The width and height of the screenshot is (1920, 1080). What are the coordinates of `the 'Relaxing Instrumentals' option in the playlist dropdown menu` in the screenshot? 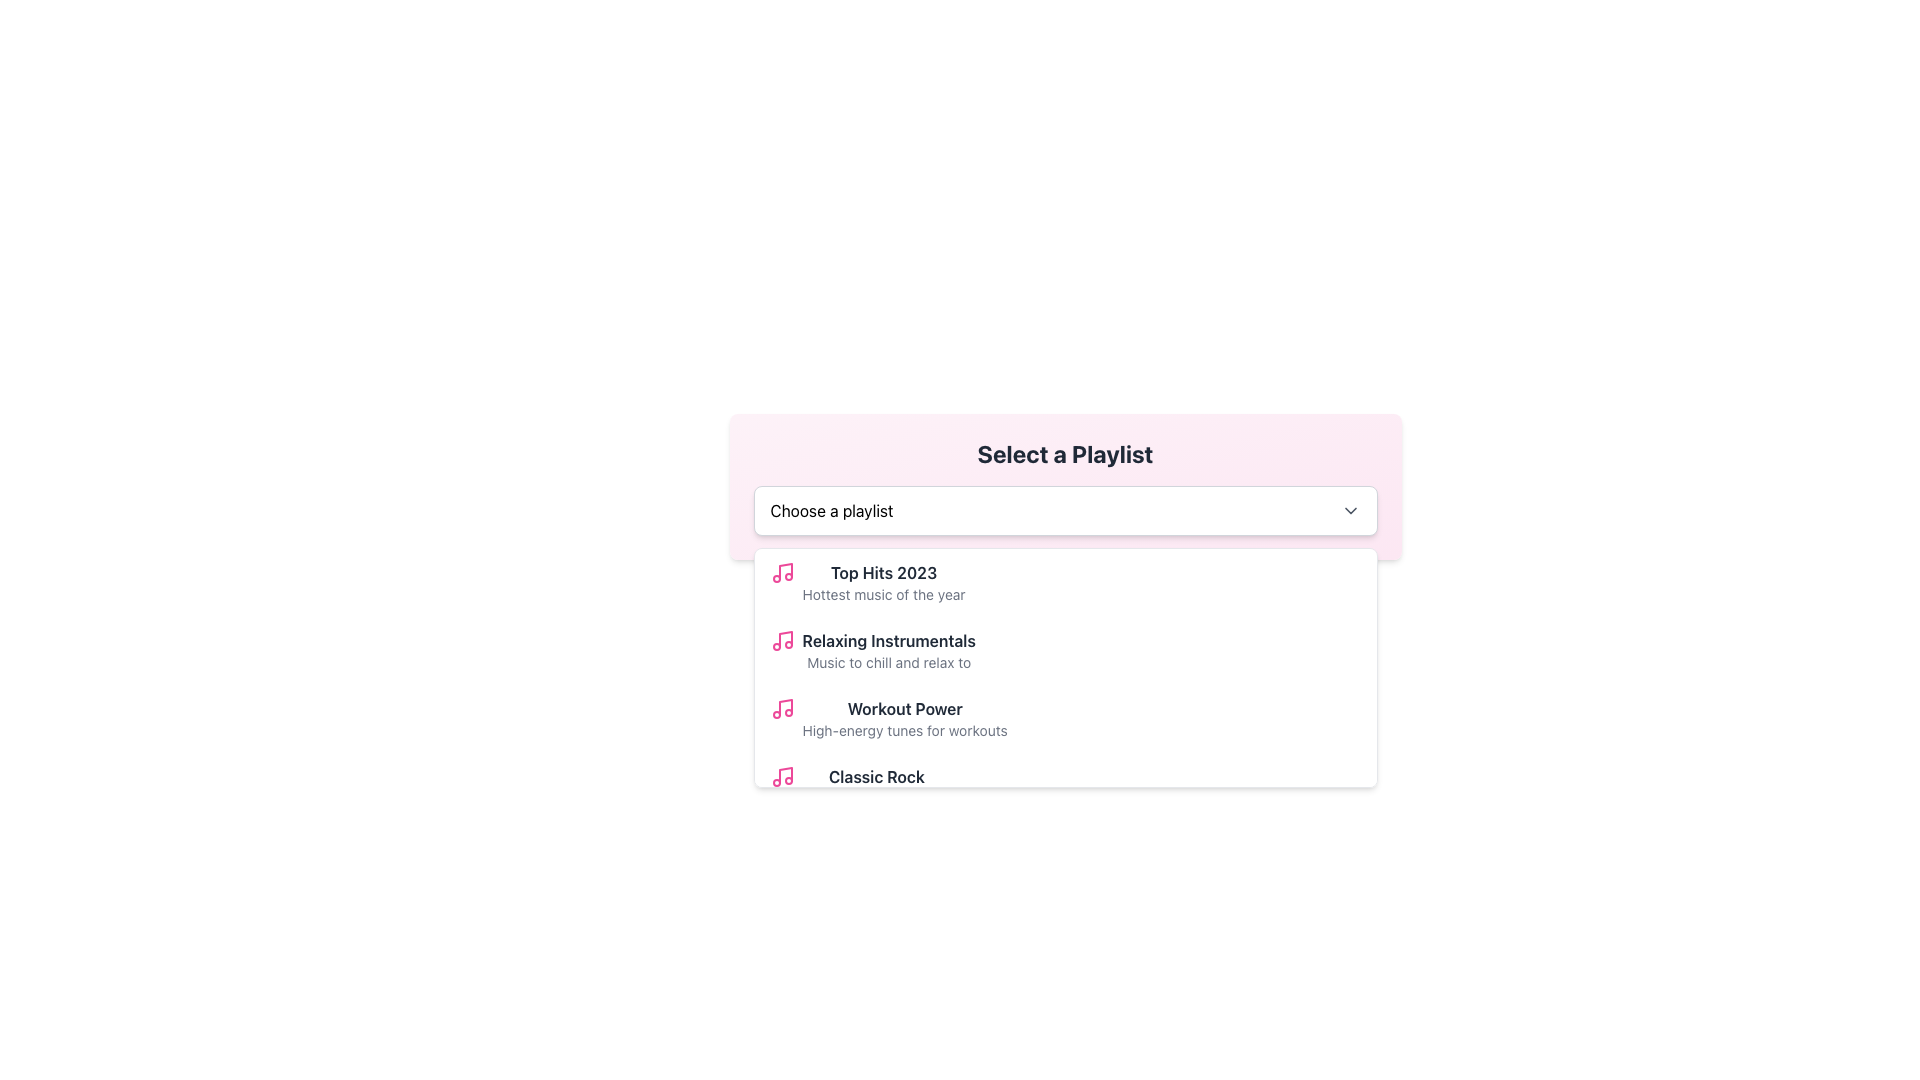 It's located at (1064, 651).